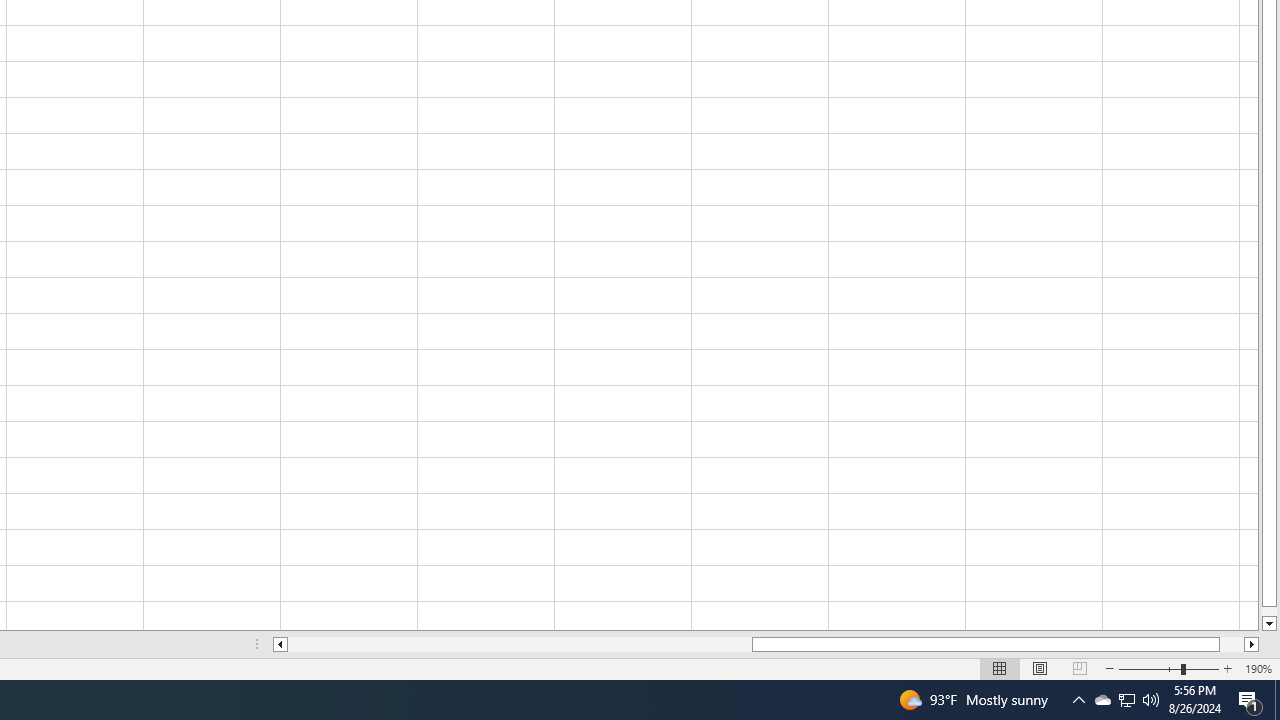 The width and height of the screenshot is (1280, 720). What do you see at coordinates (1231, 644) in the screenshot?
I see `'Page right'` at bounding box center [1231, 644].